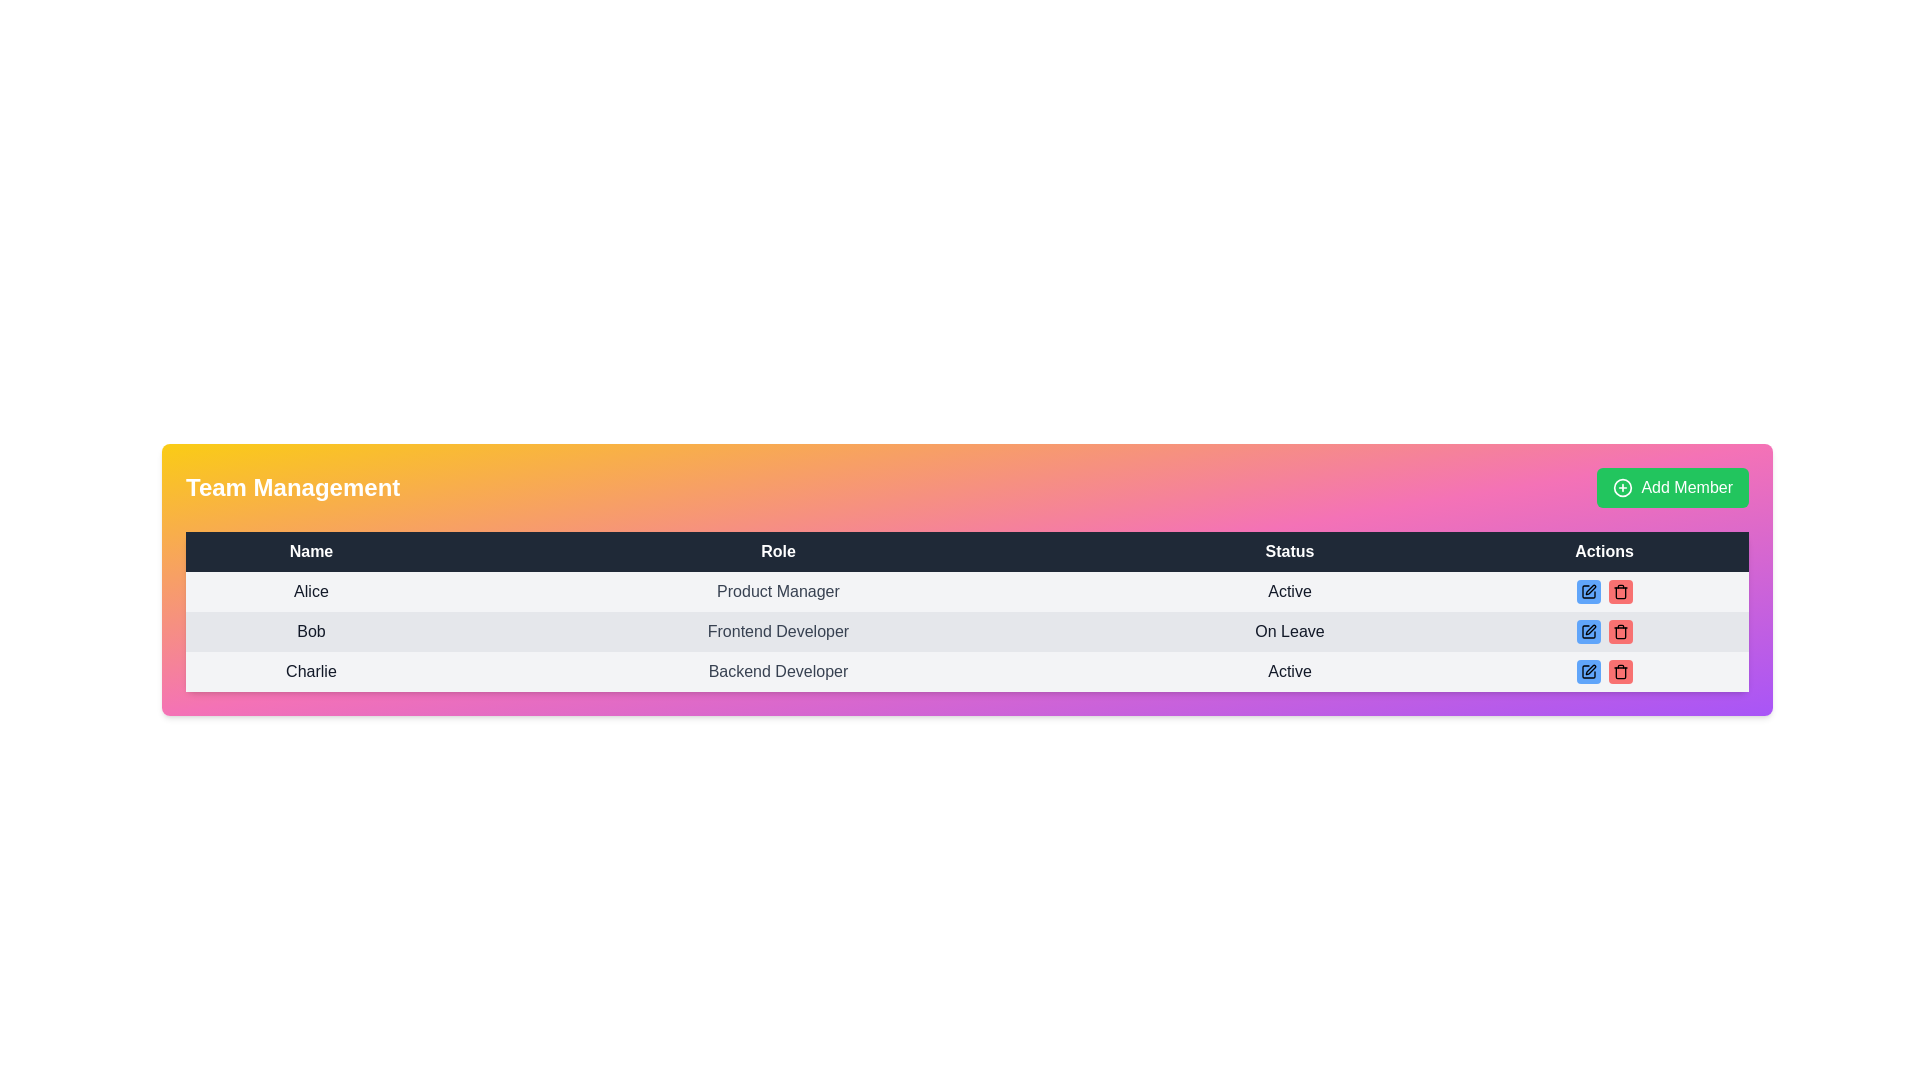 The image size is (1920, 1080). I want to click on the text label displaying 'On Leave' which is located in the 'Status' column corresponding to 'Bob' in the table layout, so click(1290, 632).